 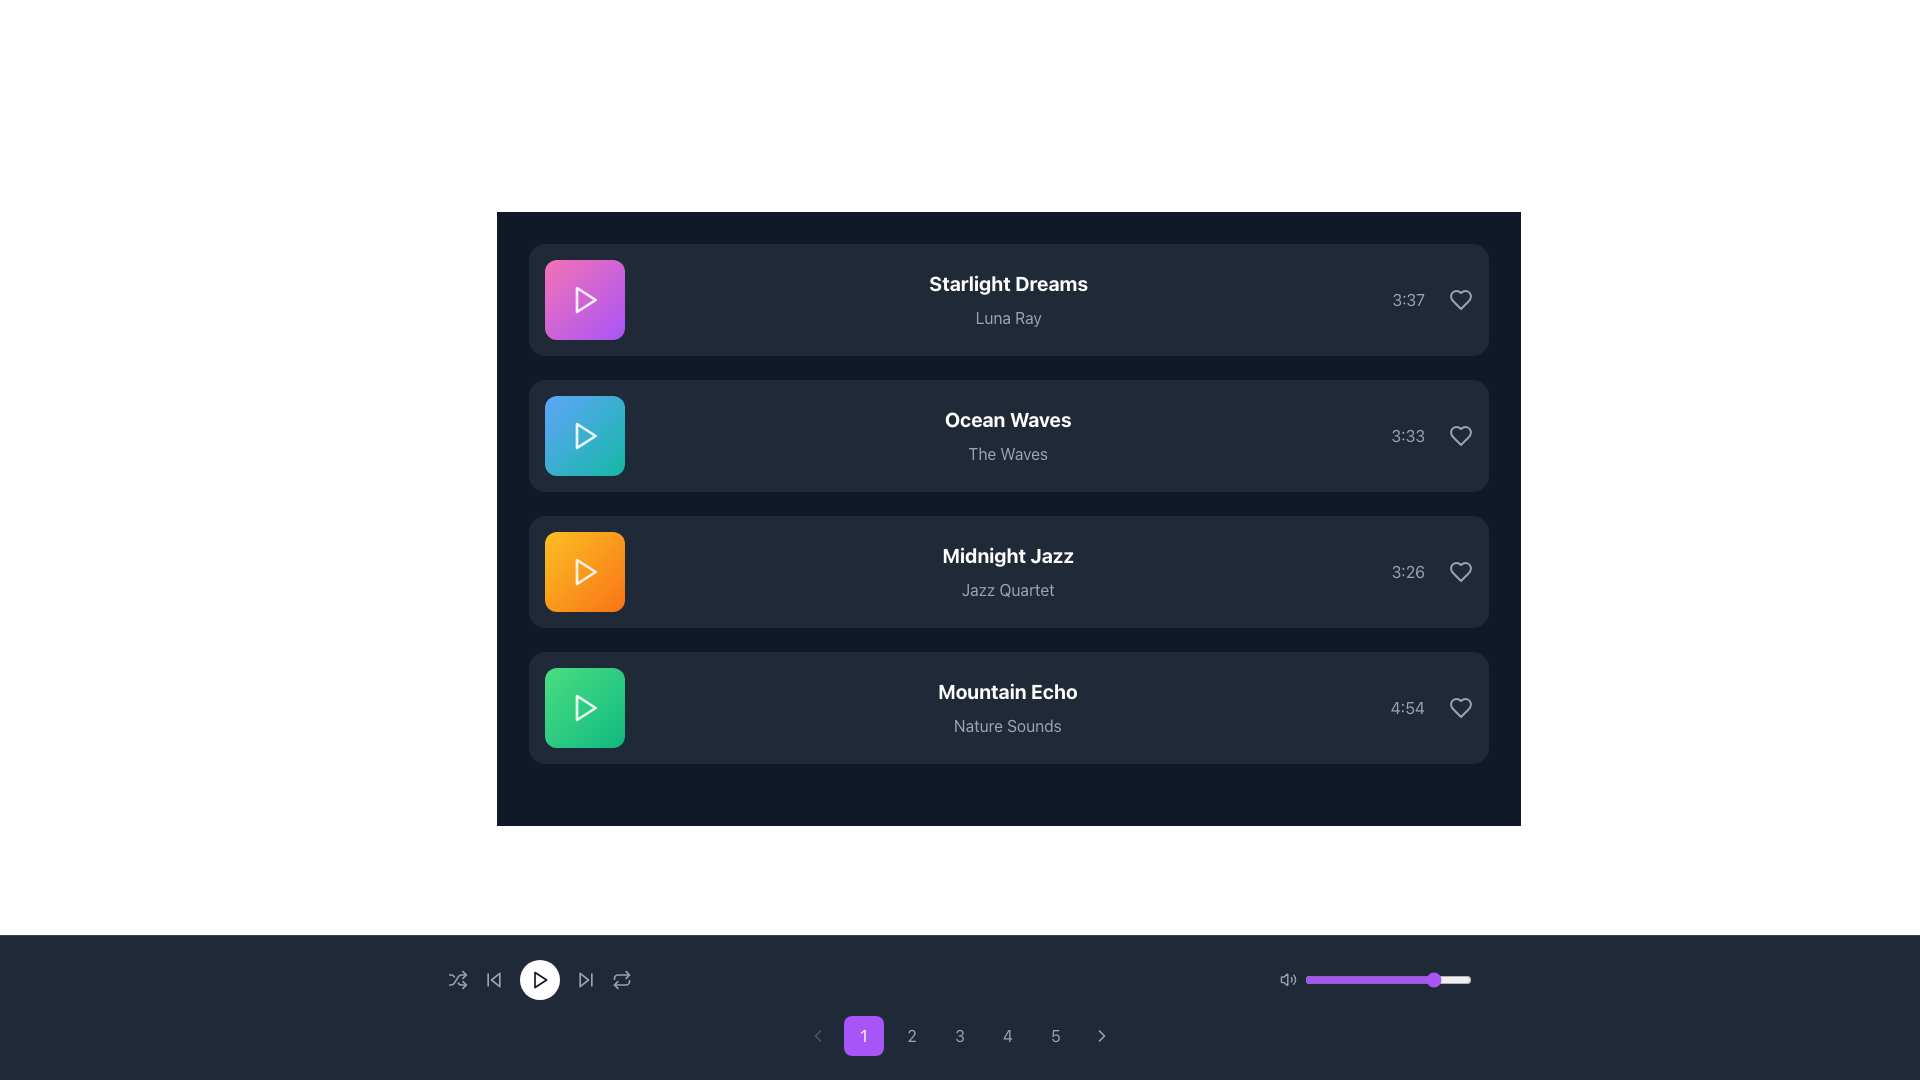 What do you see at coordinates (960, 1035) in the screenshot?
I see `the circular button labeled '3' in the pagination control at the bottom of the interface for keyboard navigation` at bounding box center [960, 1035].